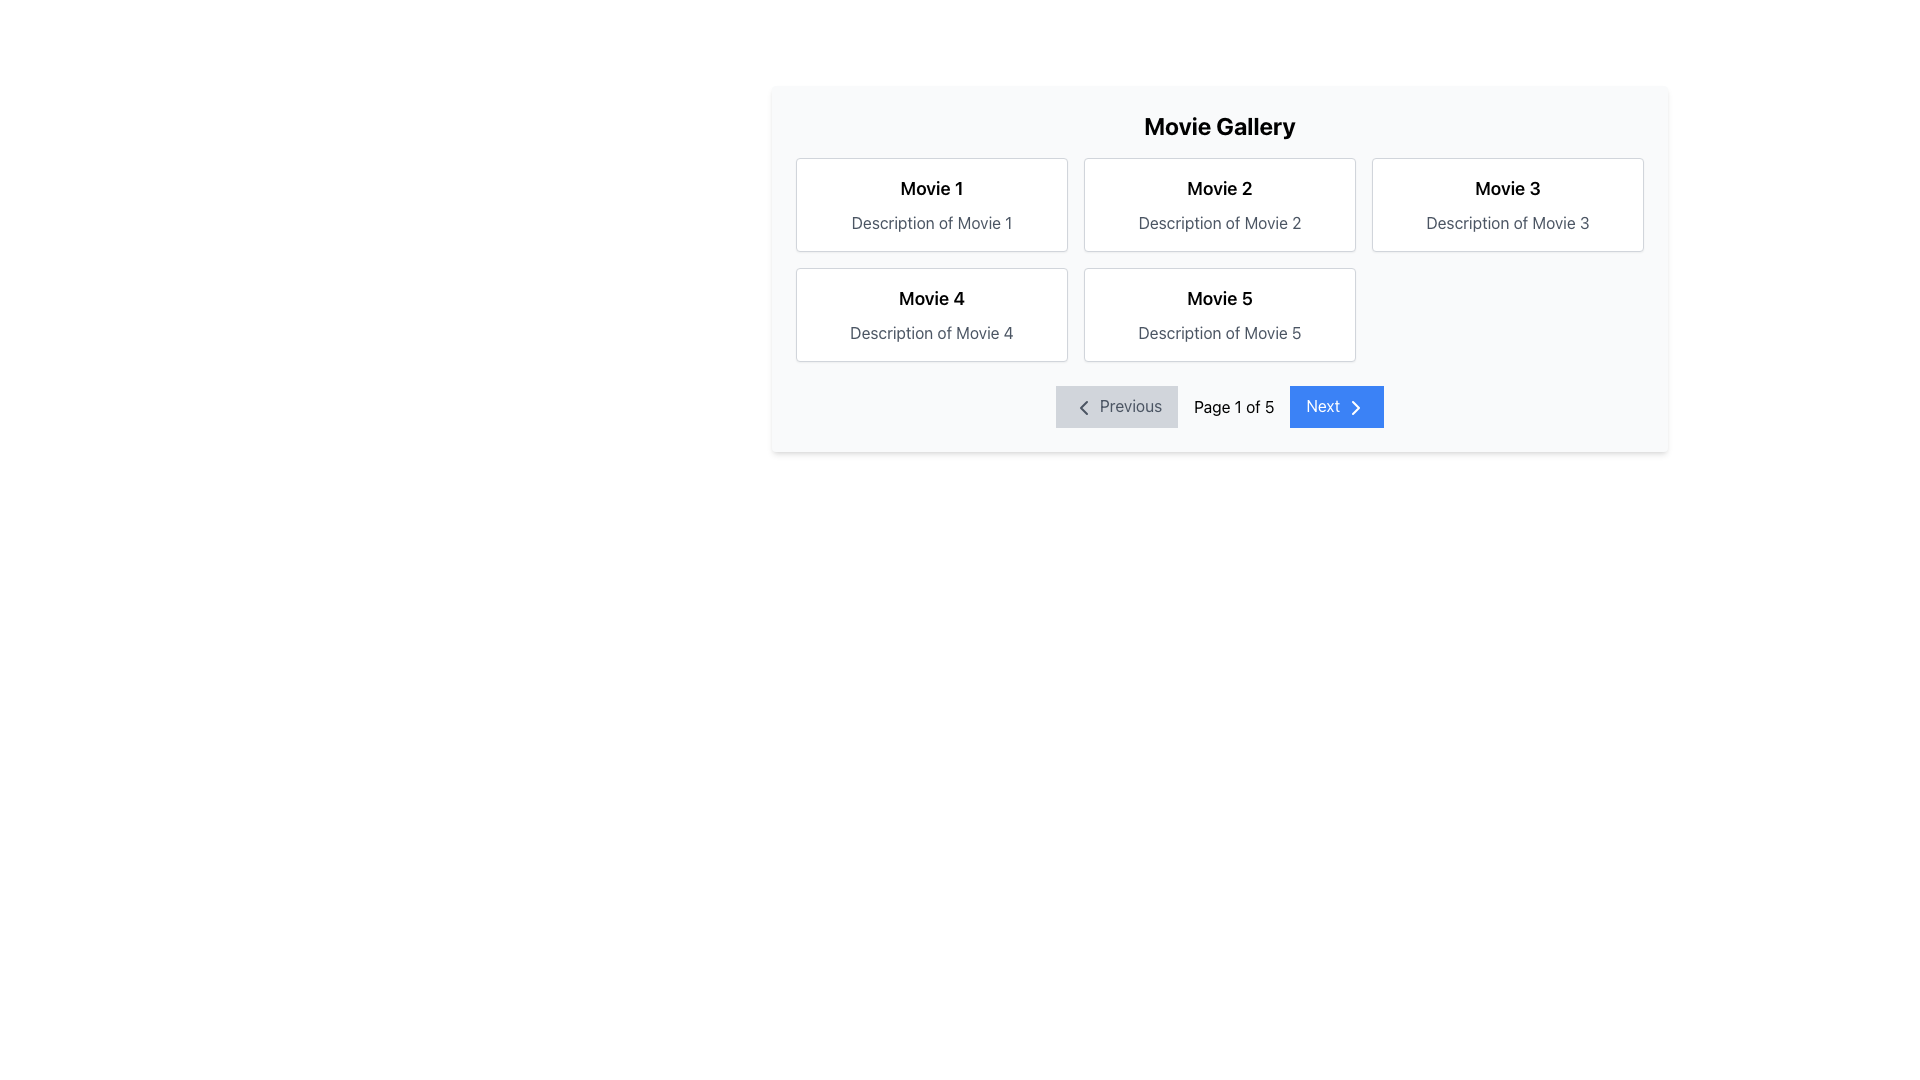 The width and height of the screenshot is (1920, 1080). I want to click on the static text label that provides a brief description for 'Movie 1', located in the first card of the grid layout in the upper-left section of the interface, so click(930, 223).